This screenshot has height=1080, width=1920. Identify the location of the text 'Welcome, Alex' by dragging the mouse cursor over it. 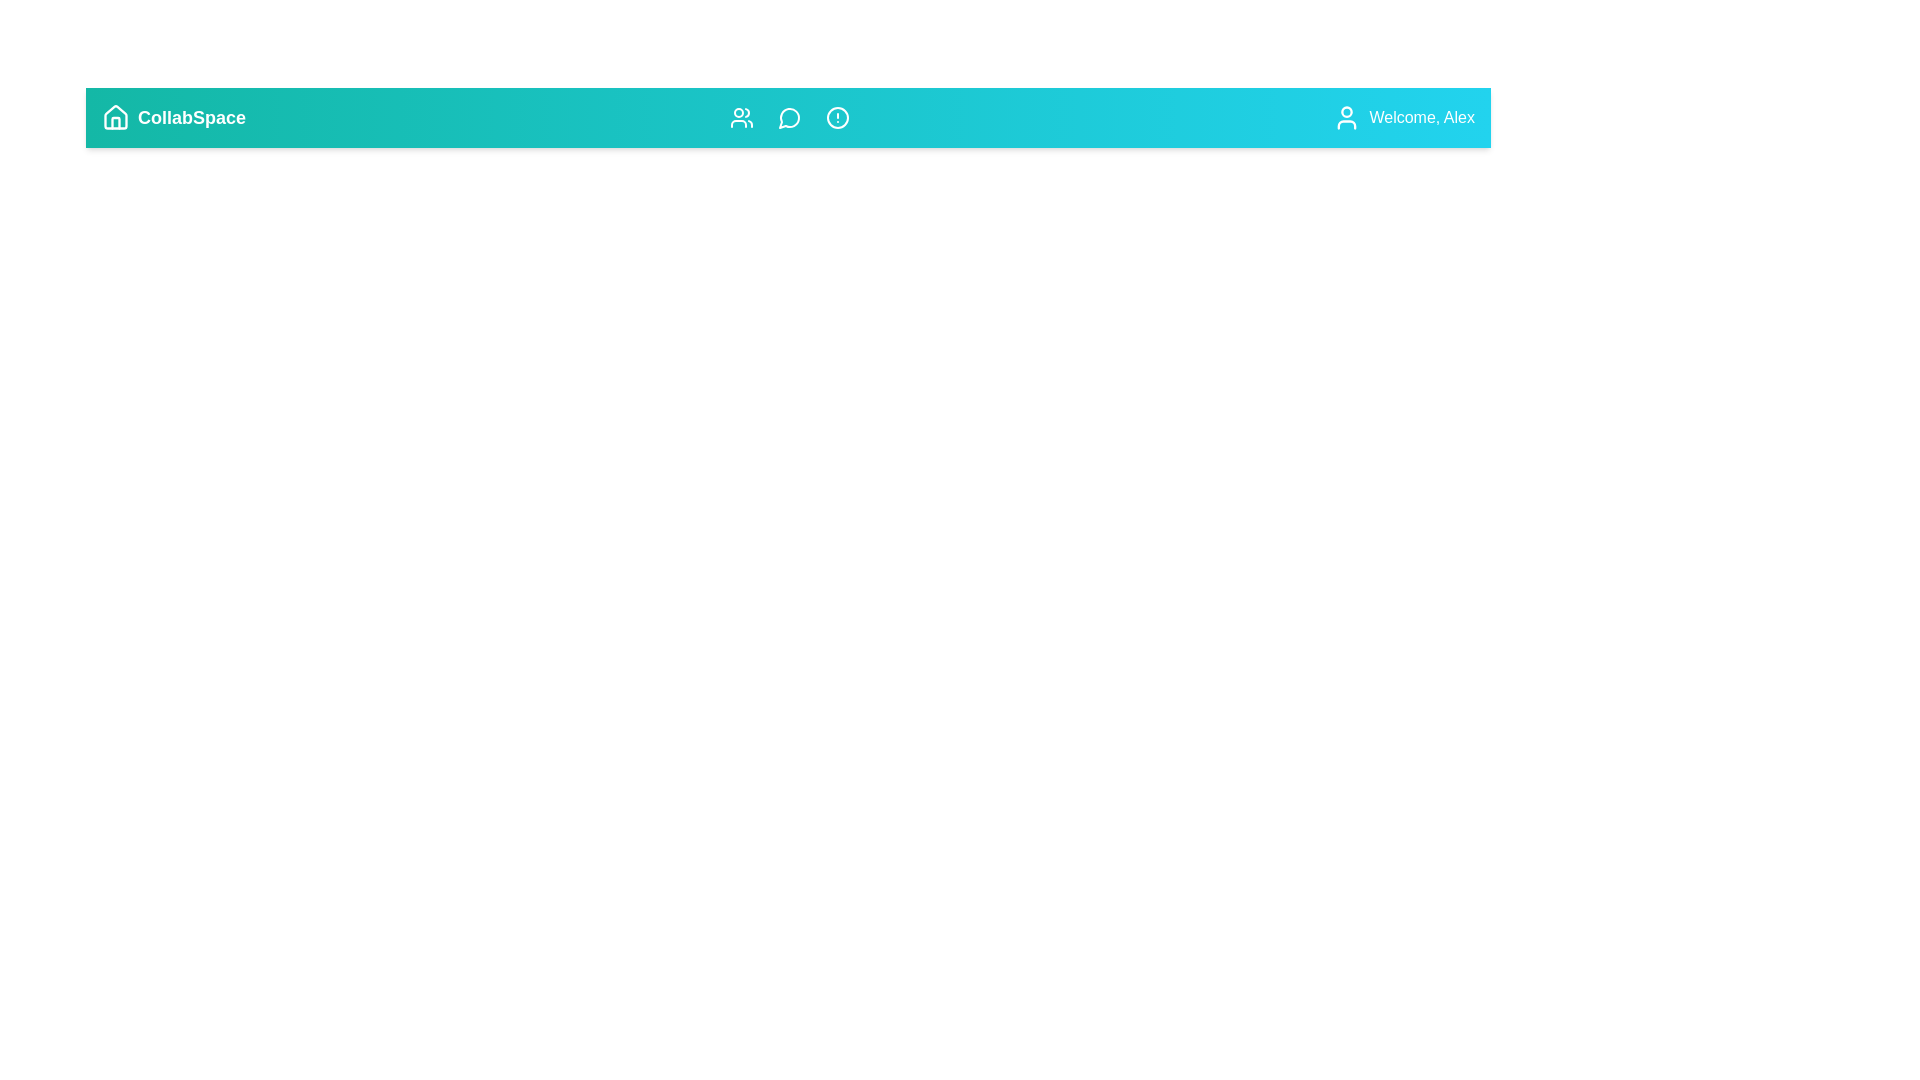
(1367, 105).